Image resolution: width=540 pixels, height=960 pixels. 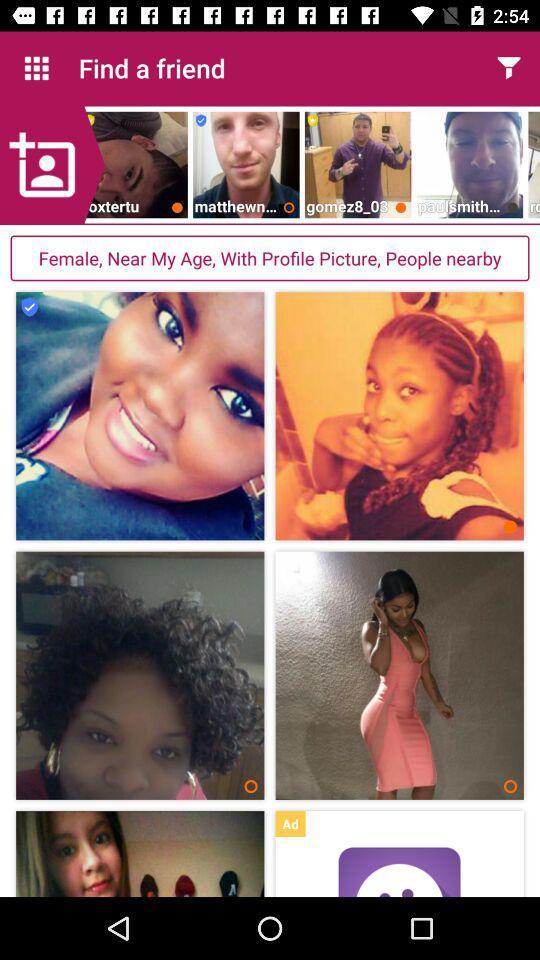 I want to click on app to the right of find a friend item, so click(x=508, y=68).